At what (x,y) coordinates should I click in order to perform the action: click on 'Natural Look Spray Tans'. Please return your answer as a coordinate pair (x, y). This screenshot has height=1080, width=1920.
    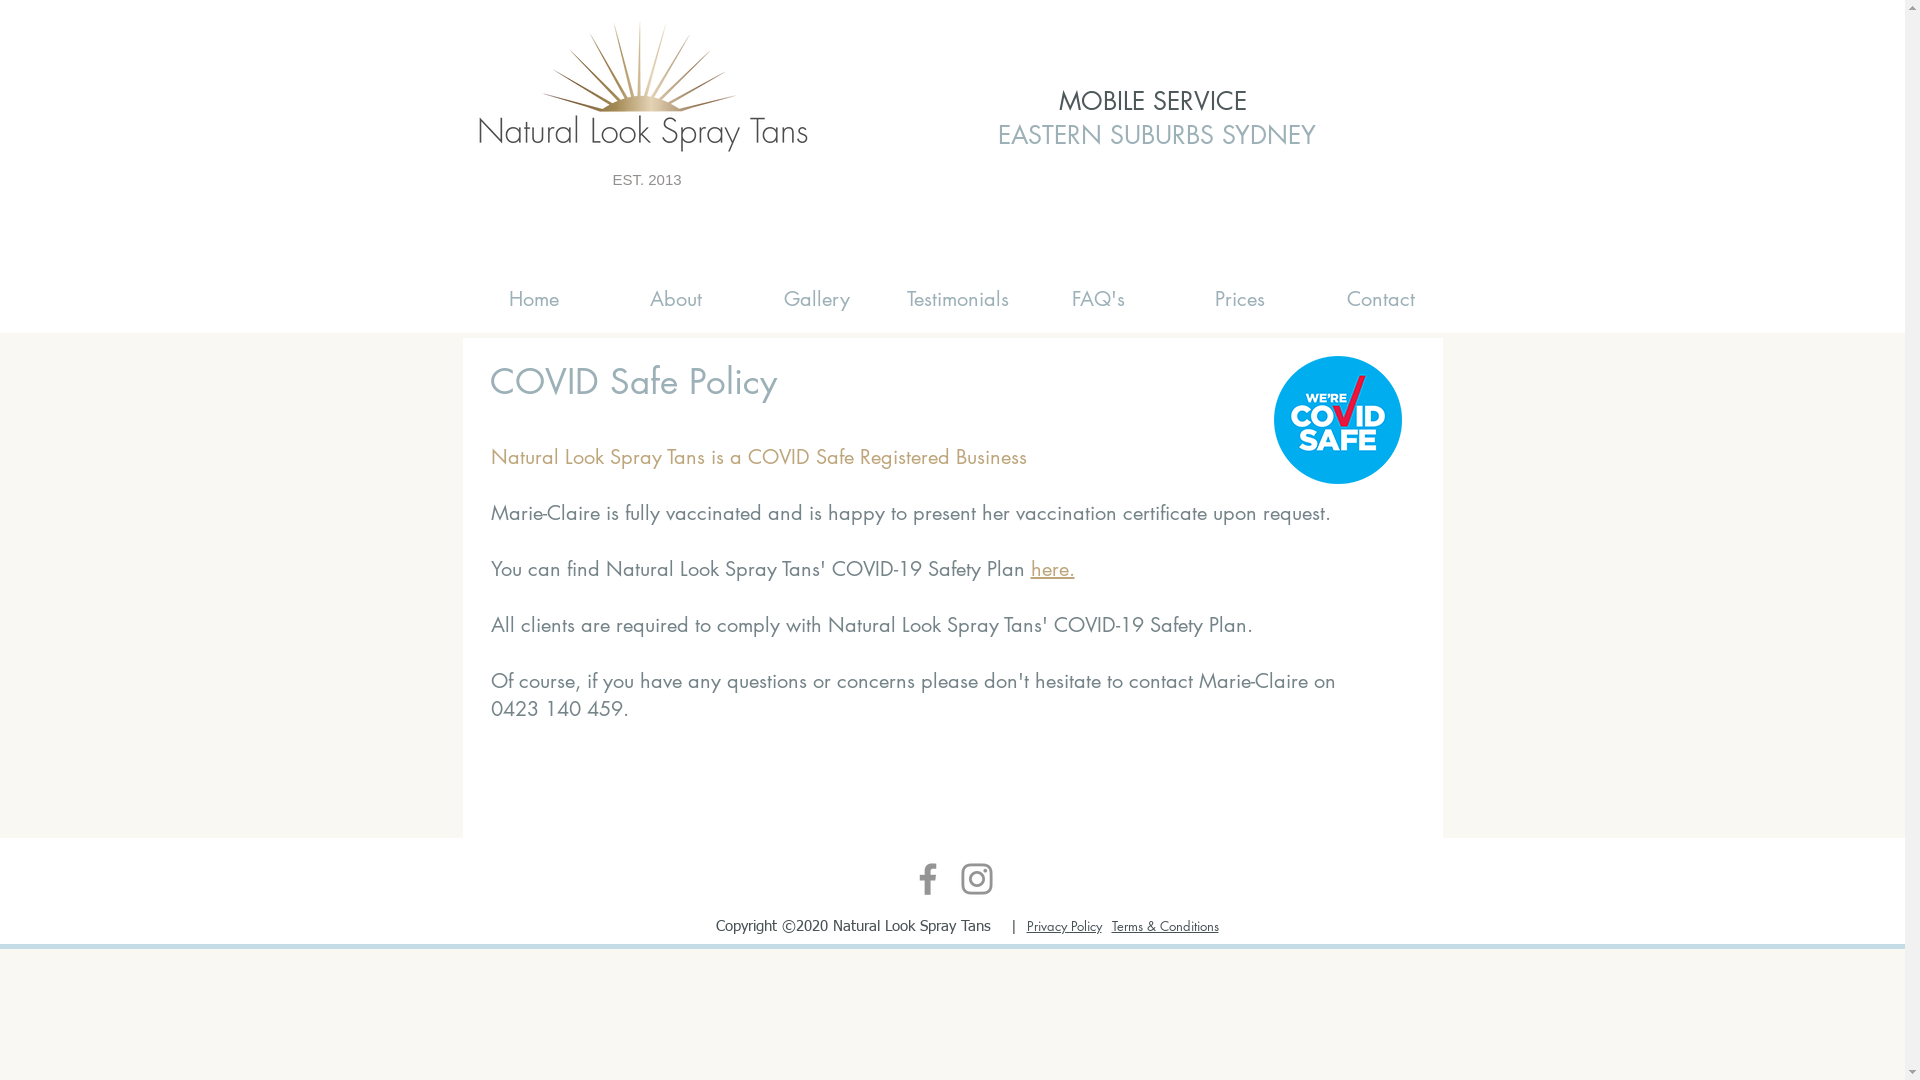
    Looking at the image, I should click on (643, 87).